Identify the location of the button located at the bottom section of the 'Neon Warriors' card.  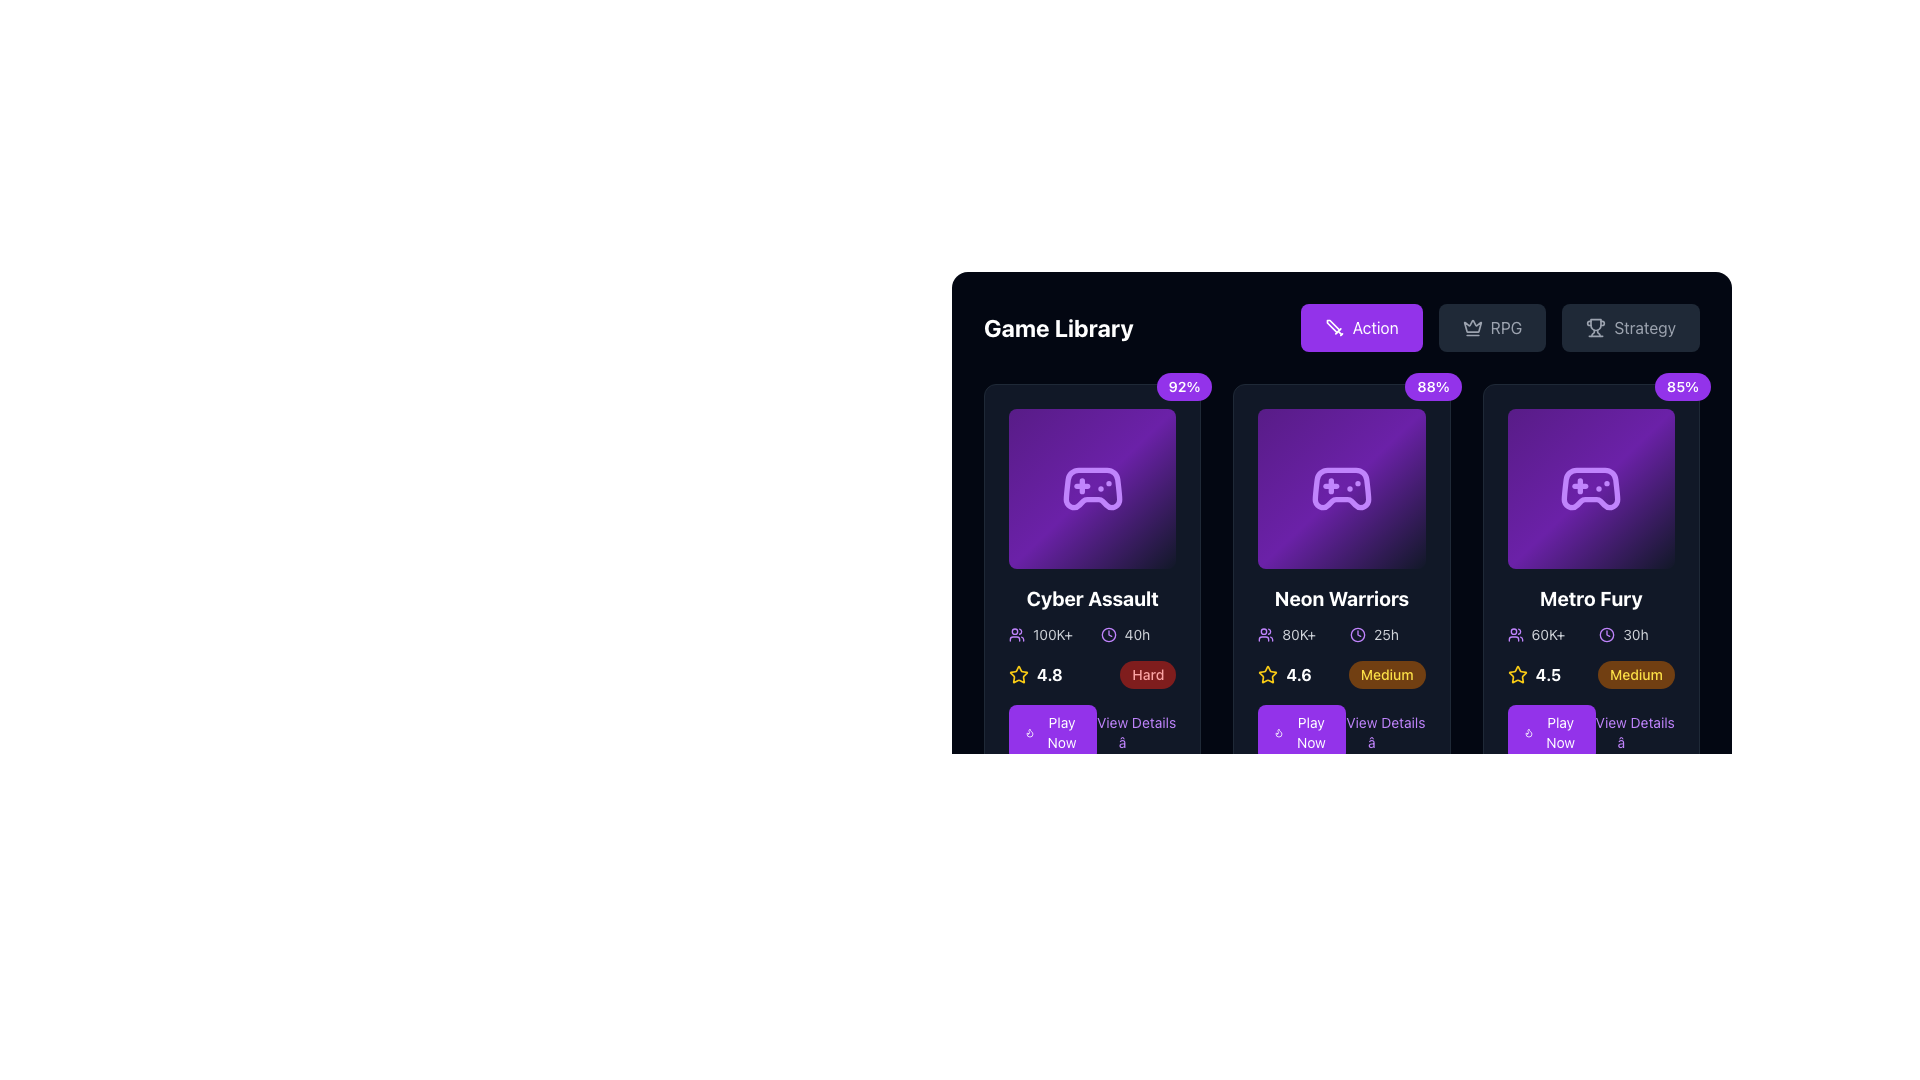
(1302, 732).